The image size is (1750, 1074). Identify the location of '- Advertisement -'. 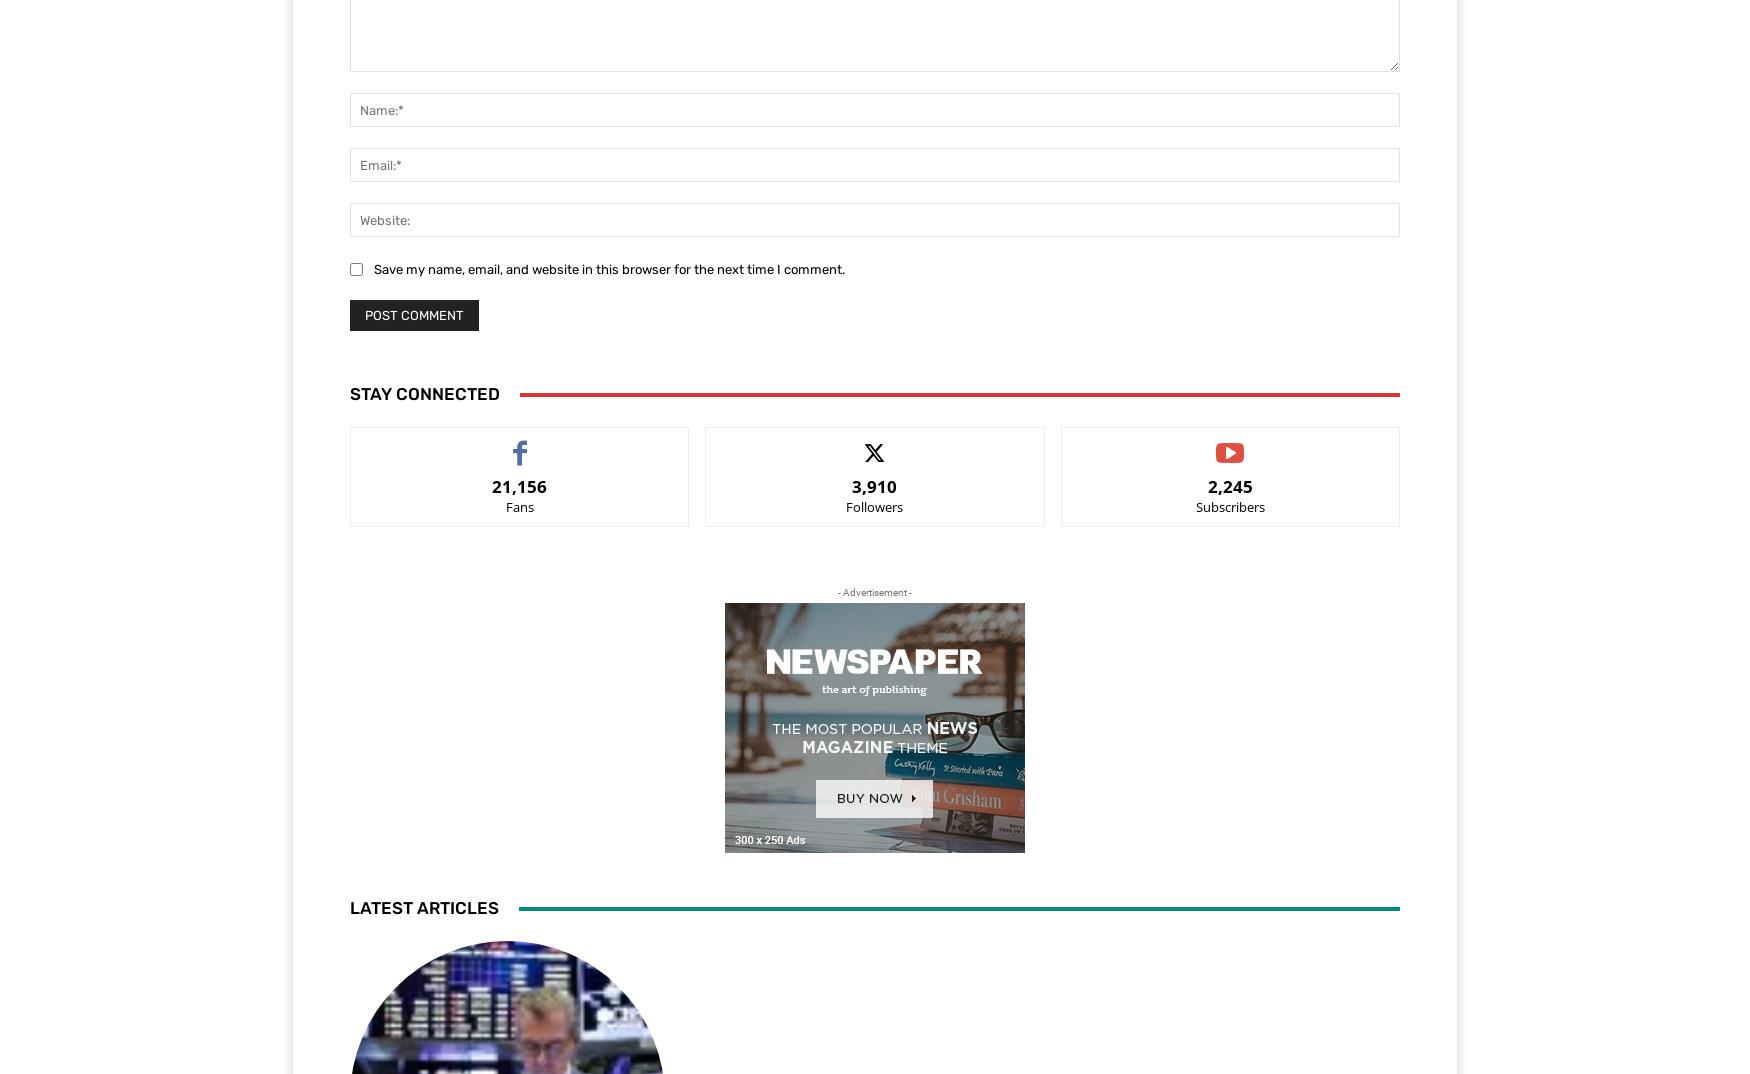
(838, 592).